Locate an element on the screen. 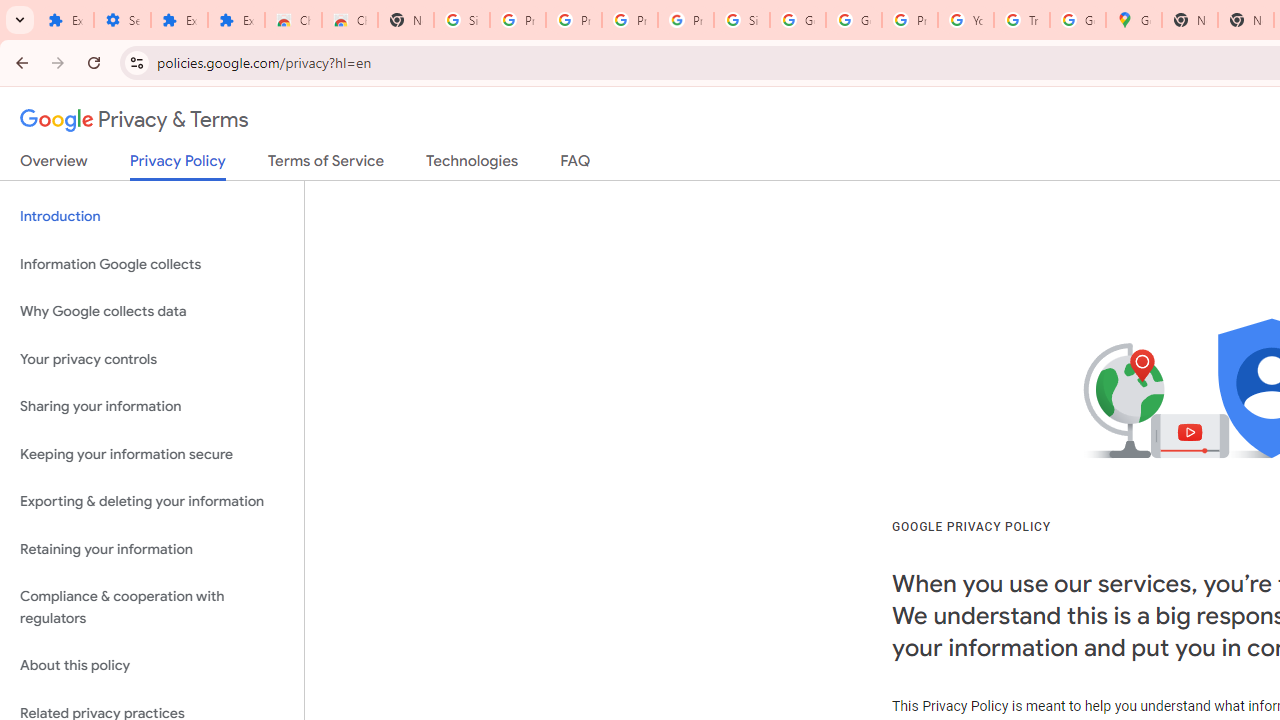 The image size is (1280, 720). 'YouTube' is located at coordinates (966, 20).